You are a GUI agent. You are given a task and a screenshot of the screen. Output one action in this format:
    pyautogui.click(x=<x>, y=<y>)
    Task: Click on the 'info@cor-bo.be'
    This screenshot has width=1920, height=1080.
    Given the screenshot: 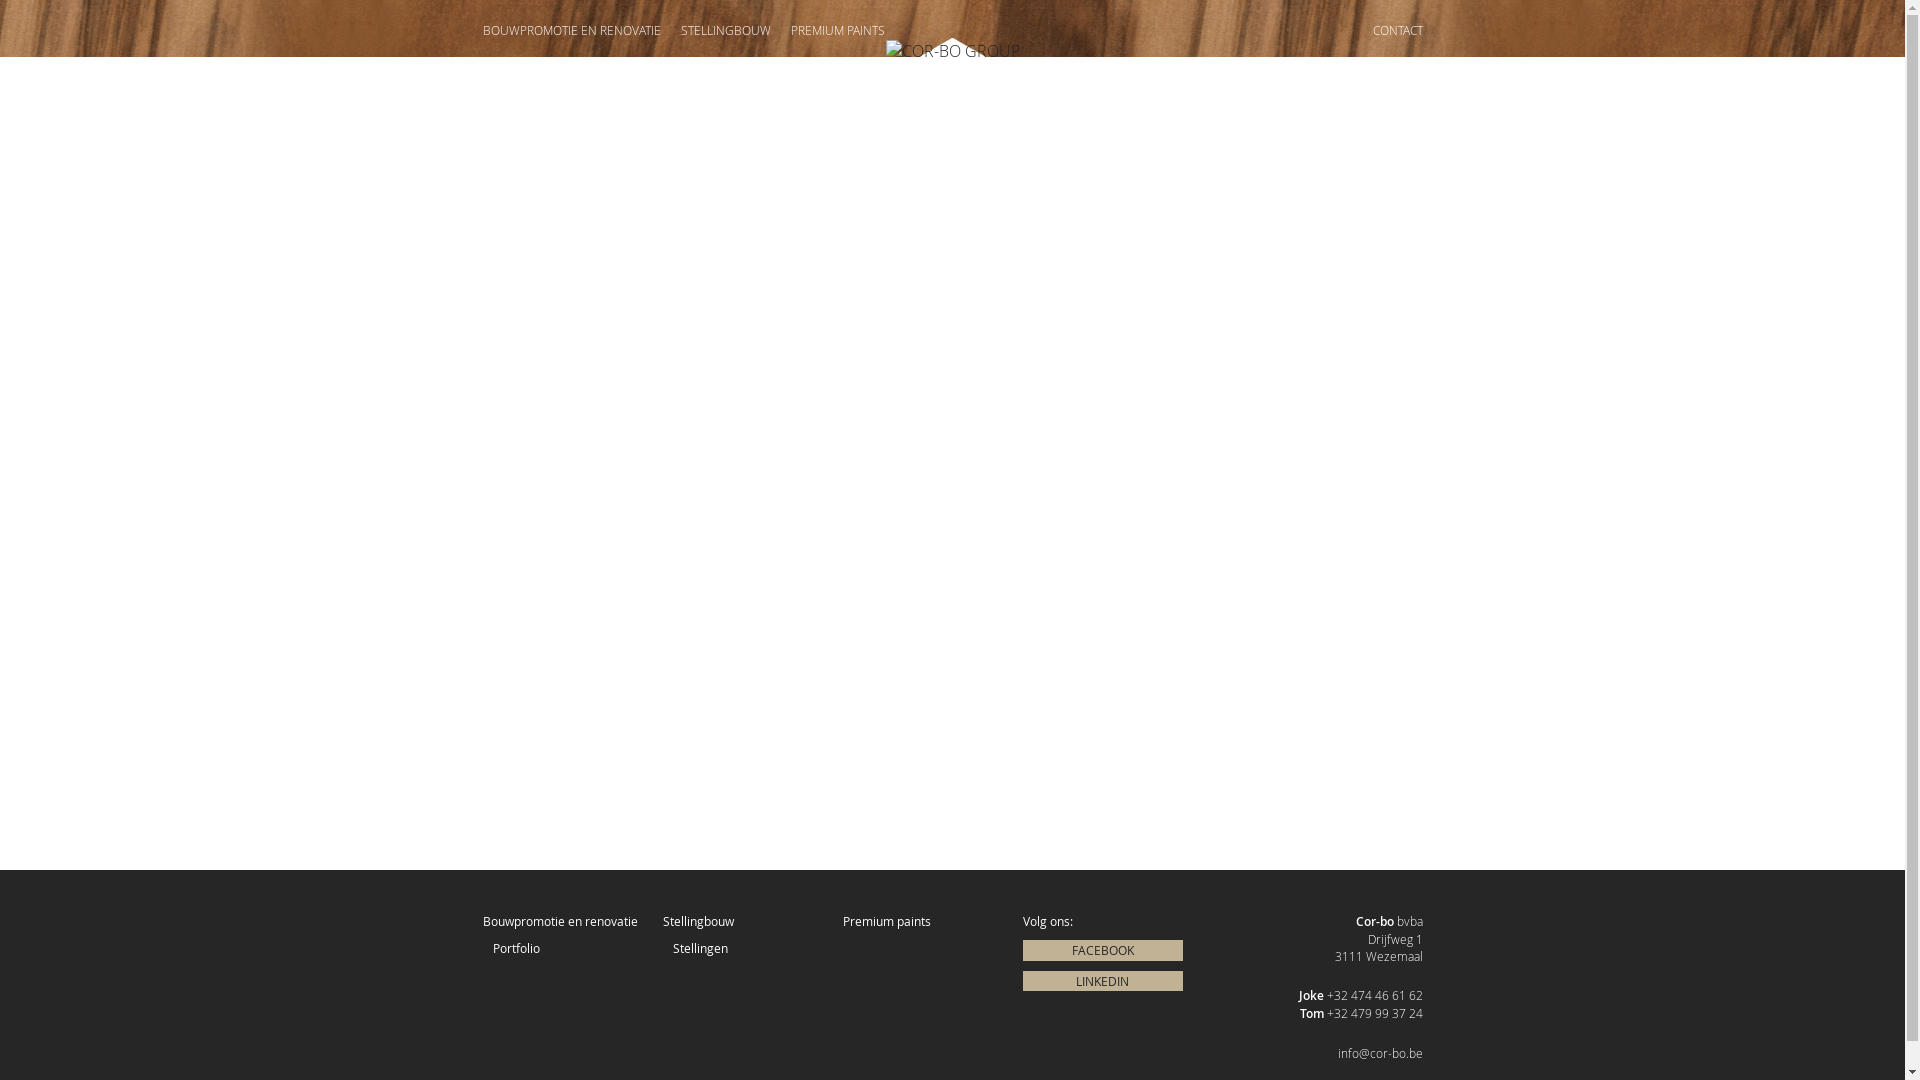 What is the action you would take?
    pyautogui.click(x=1338, y=1052)
    